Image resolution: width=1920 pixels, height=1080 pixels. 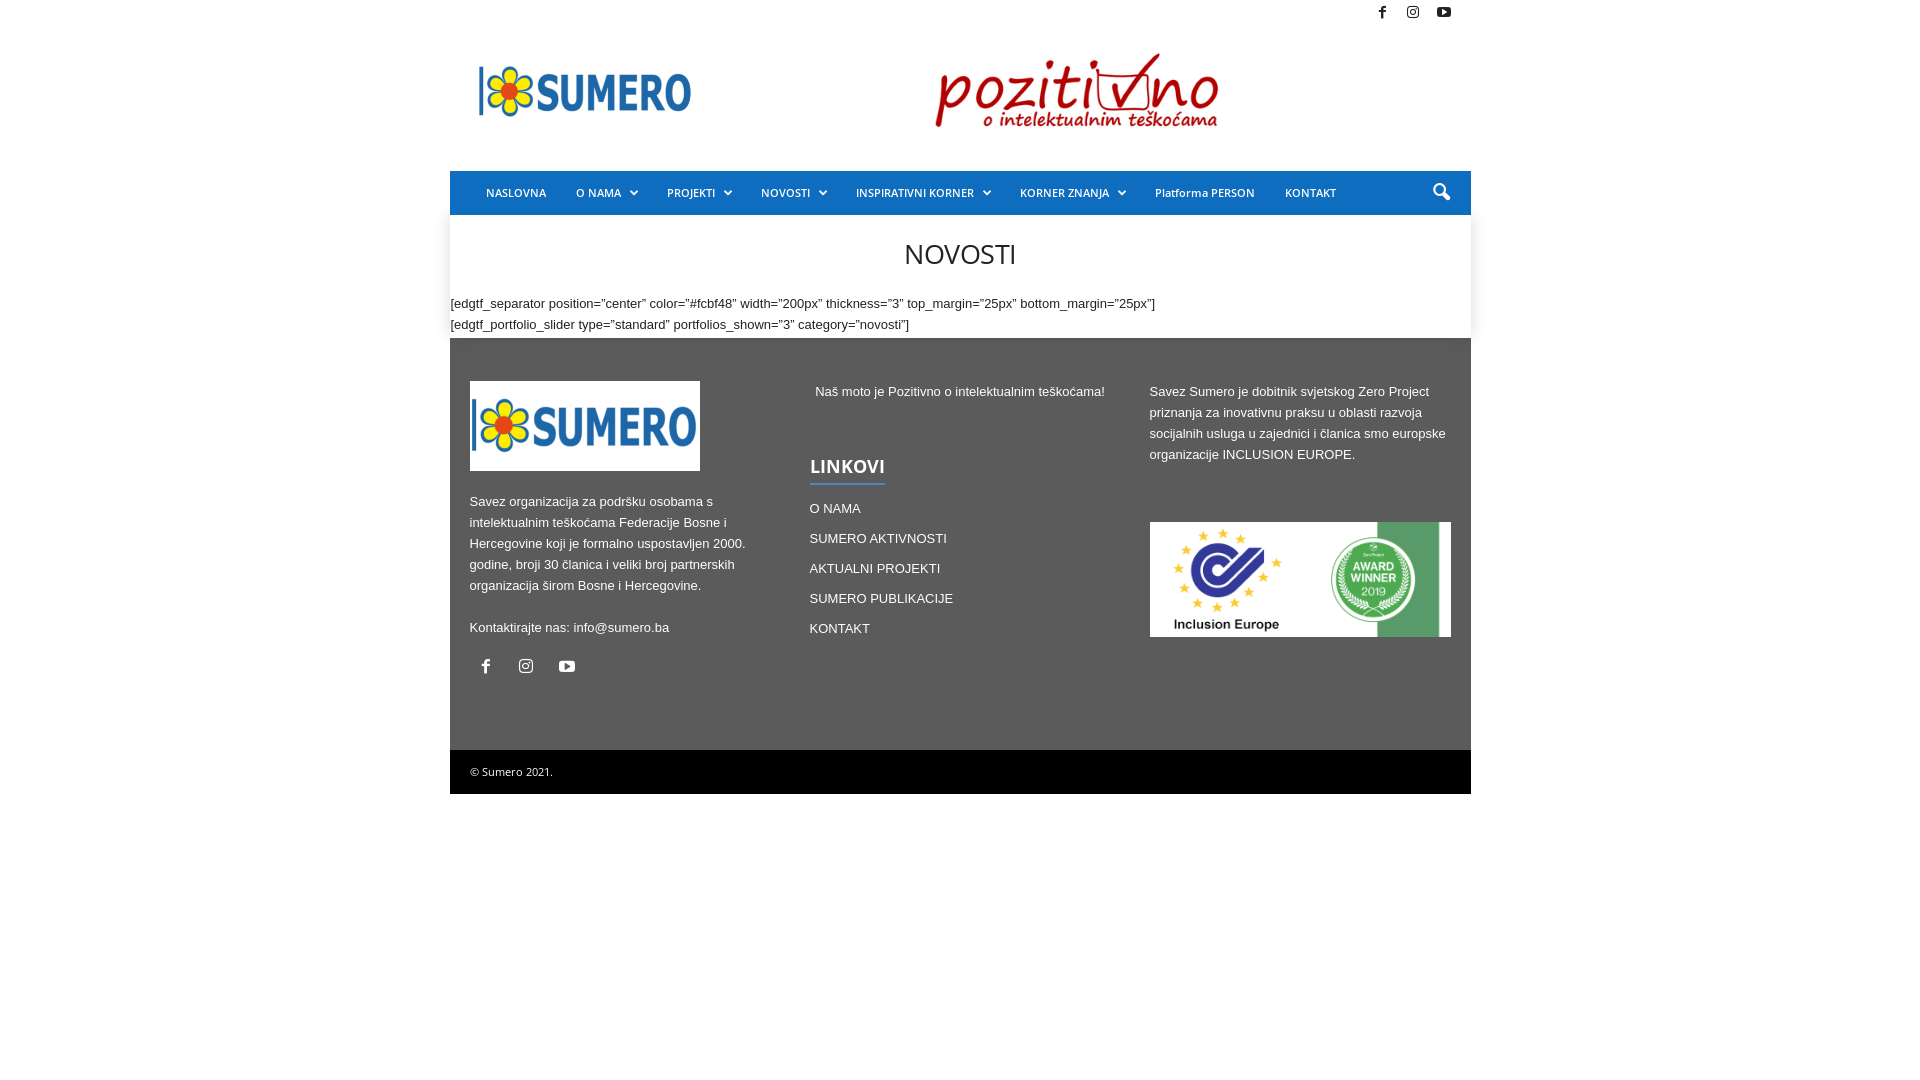 I want to click on 'KORNER ZNANJA', so click(x=1070, y=192).